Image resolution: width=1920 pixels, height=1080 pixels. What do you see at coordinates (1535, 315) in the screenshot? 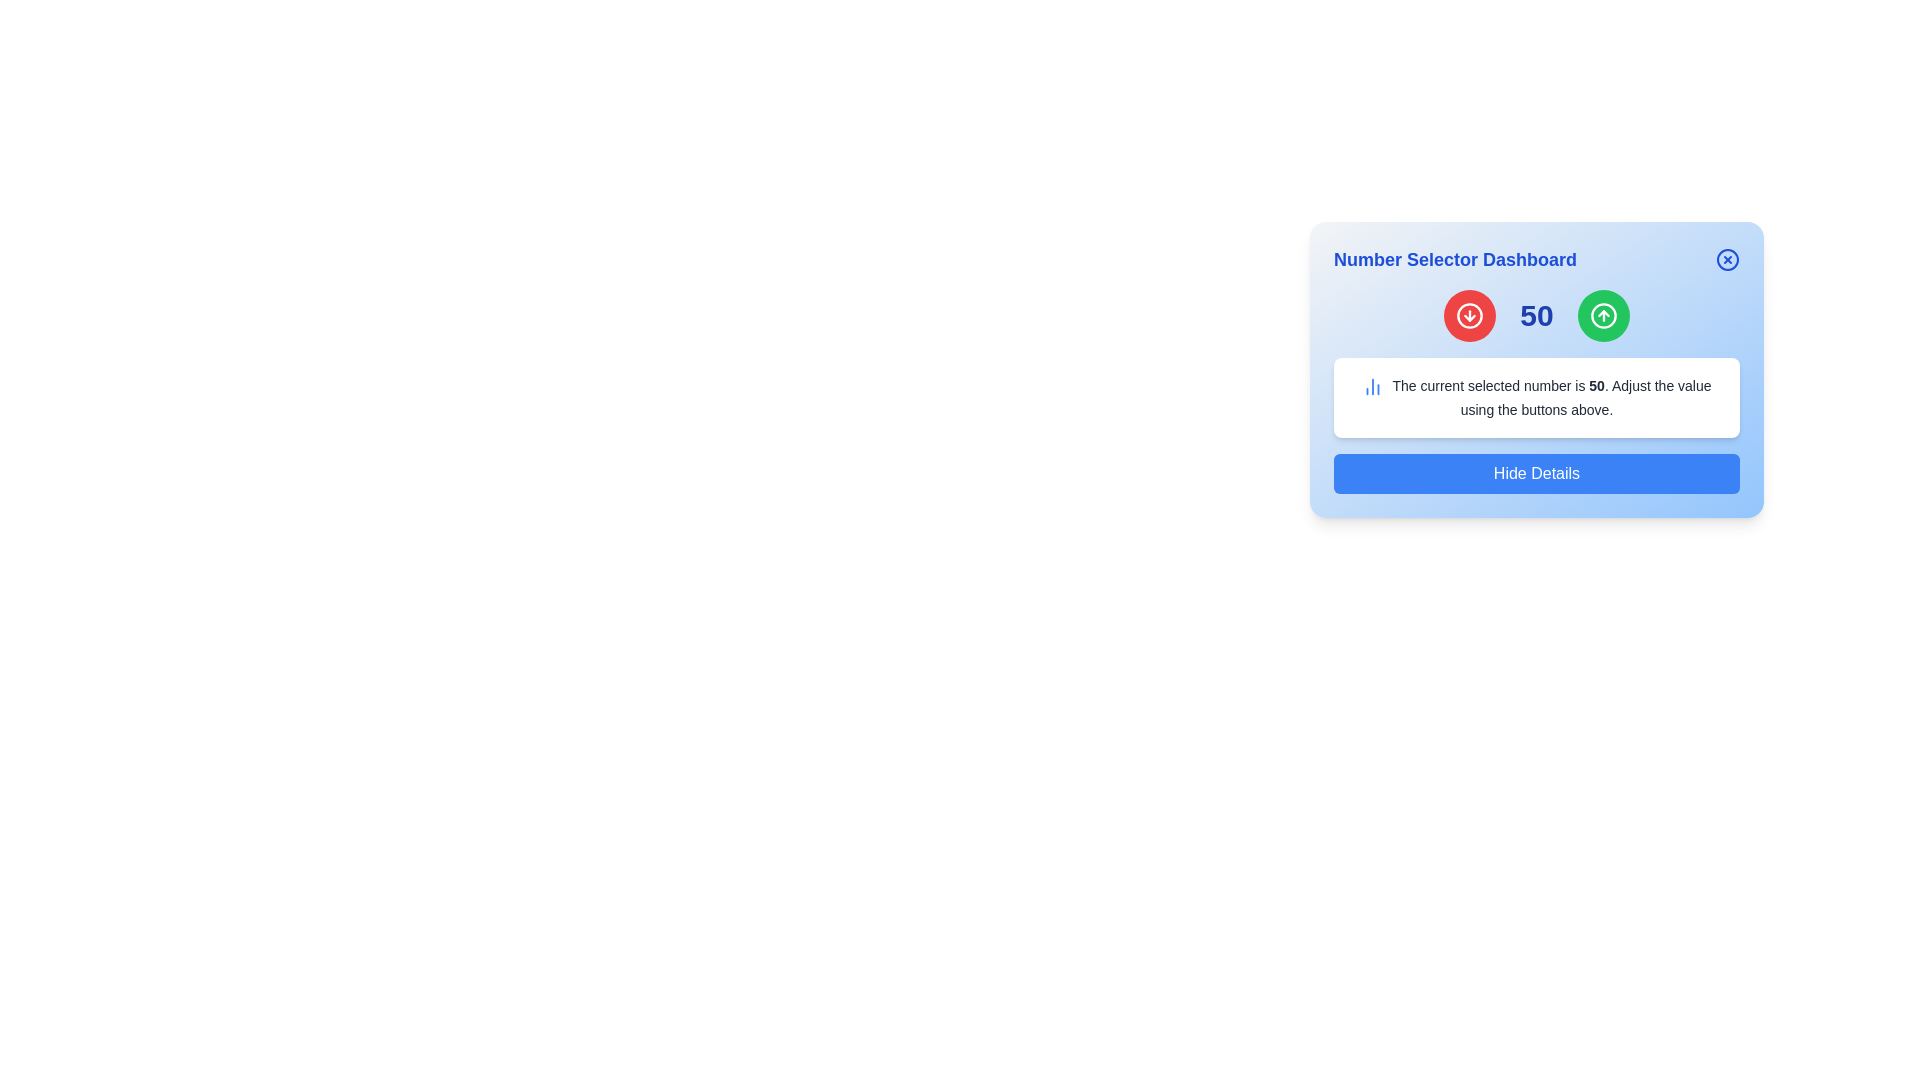
I see `the read-only text display that shows the current selected number in the interface, located between the decrement and increment buttons` at bounding box center [1535, 315].